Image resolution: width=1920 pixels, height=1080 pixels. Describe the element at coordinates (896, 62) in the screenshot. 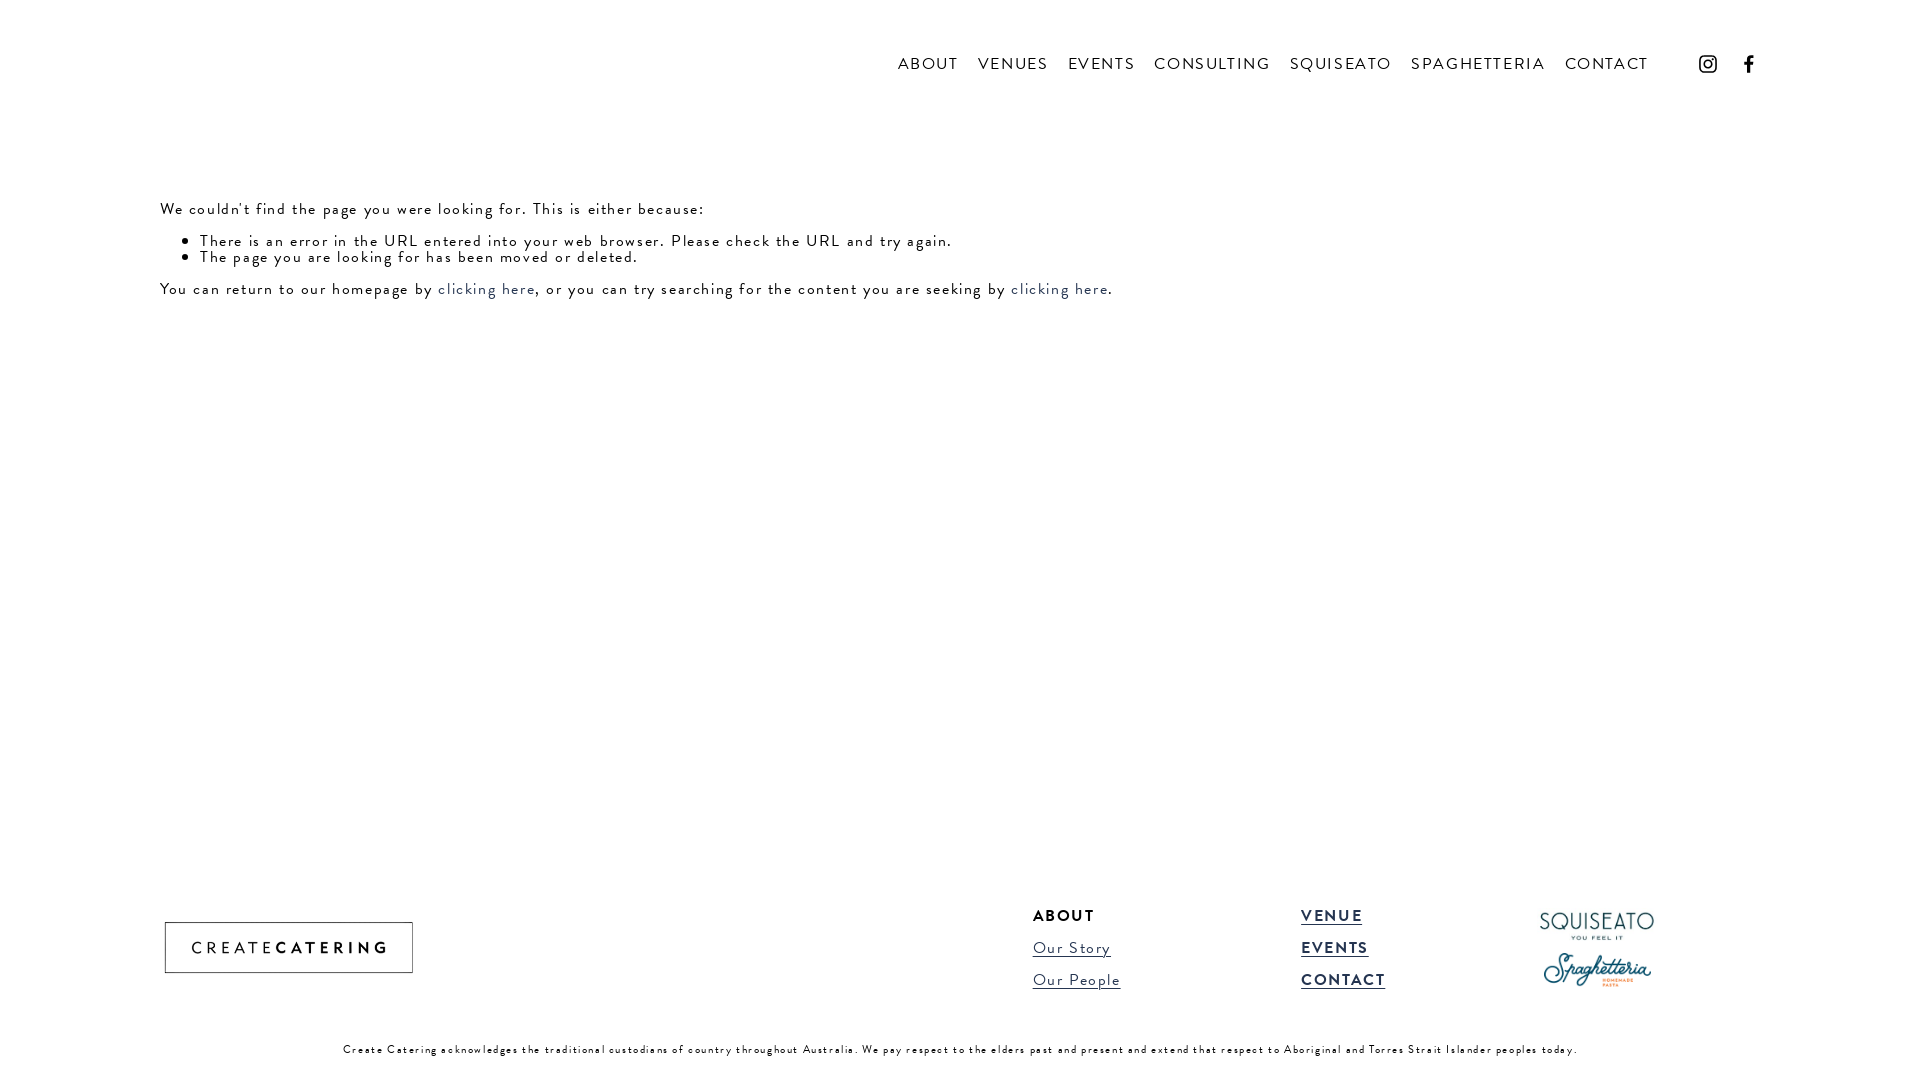

I see `'ABOUT'` at that location.